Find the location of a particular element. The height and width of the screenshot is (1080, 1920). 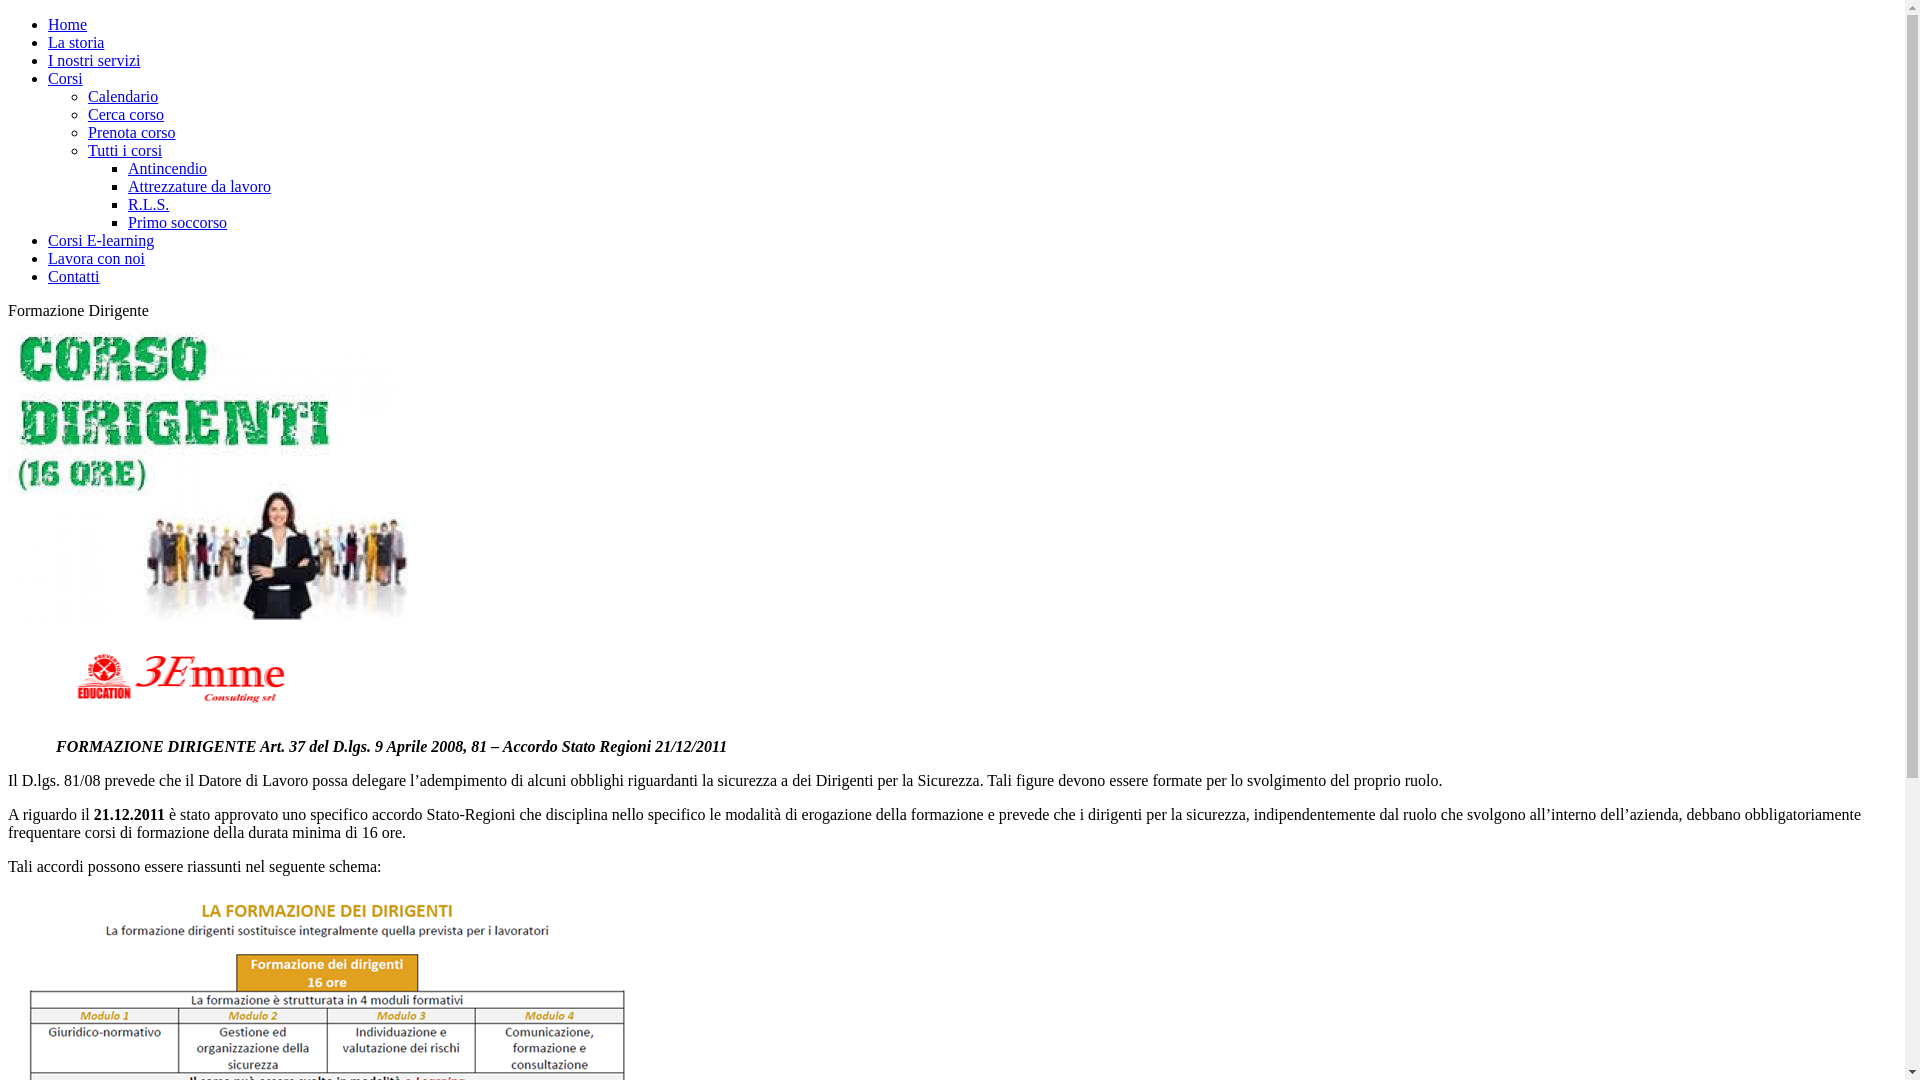

'Lavora con noi' is located at coordinates (95, 257).